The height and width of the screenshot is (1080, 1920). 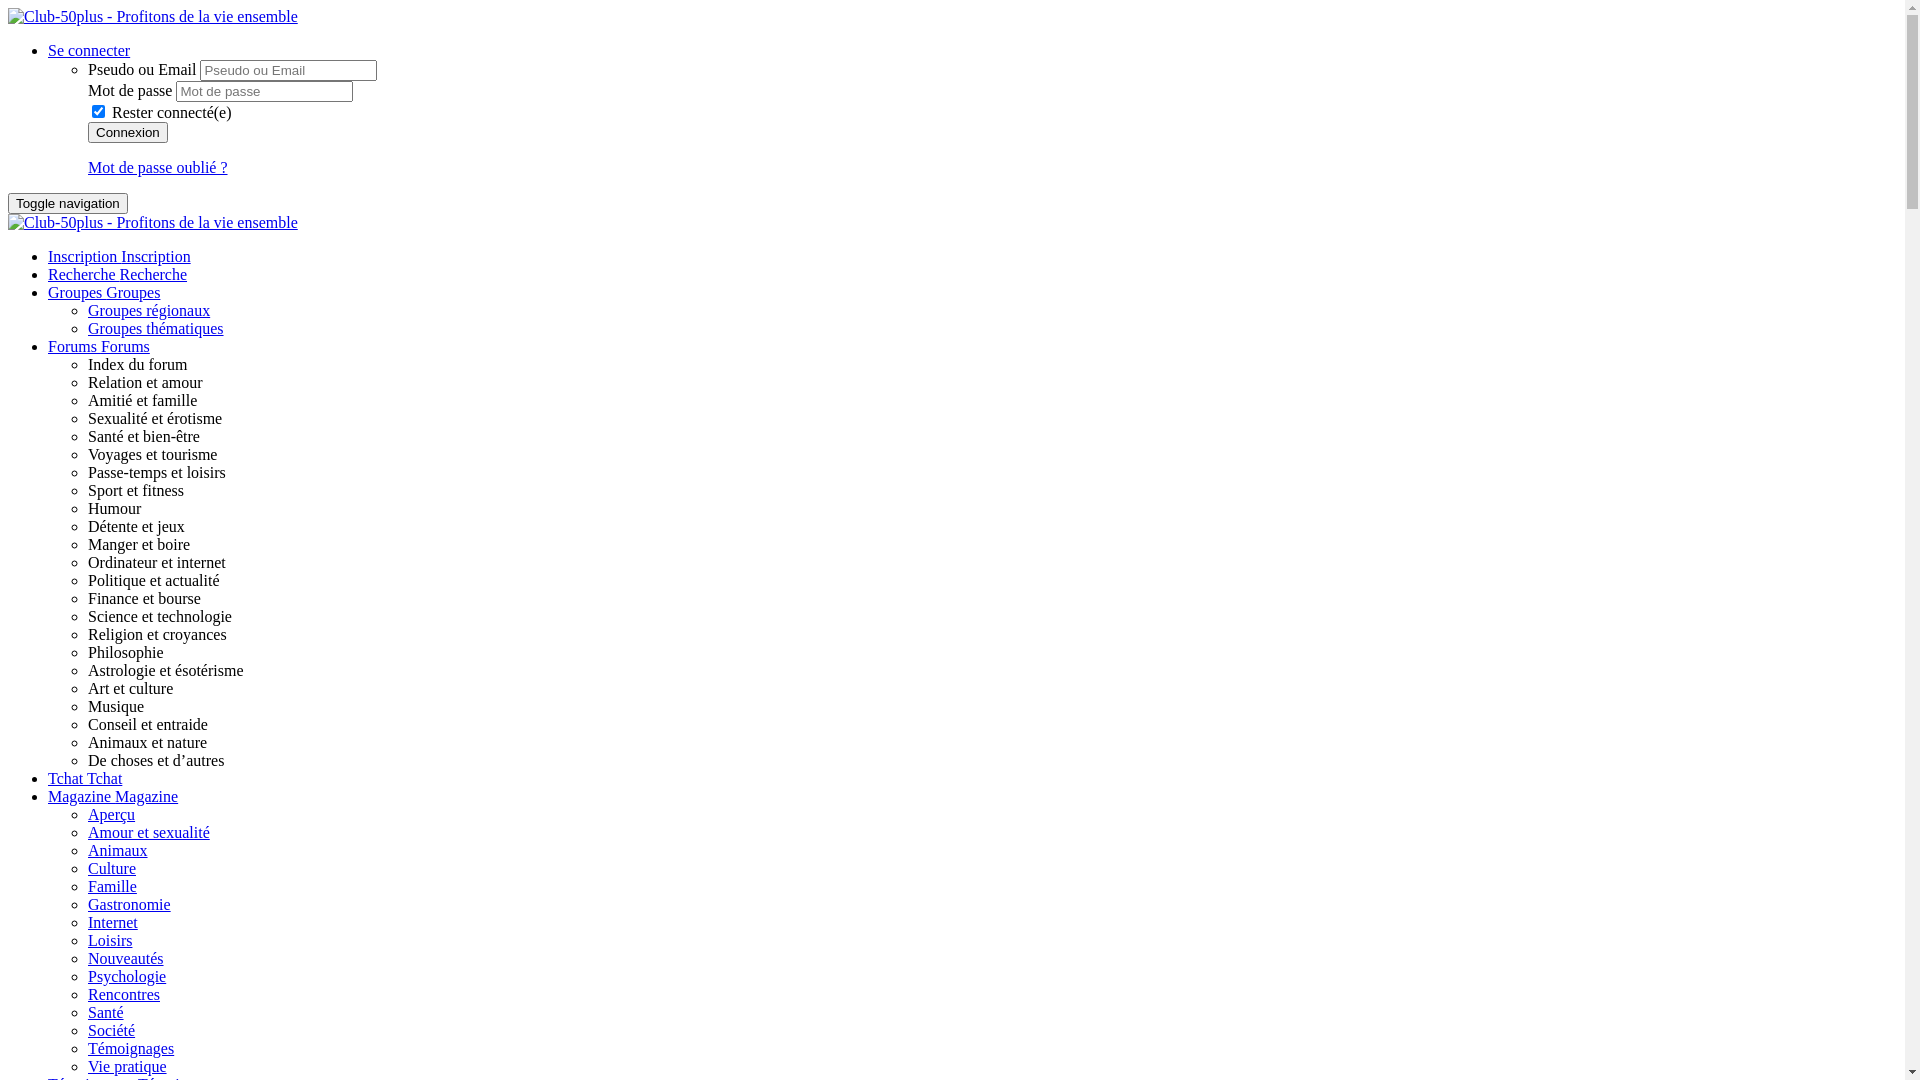 I want to click on 'Musique', so click(x=114, y=705).